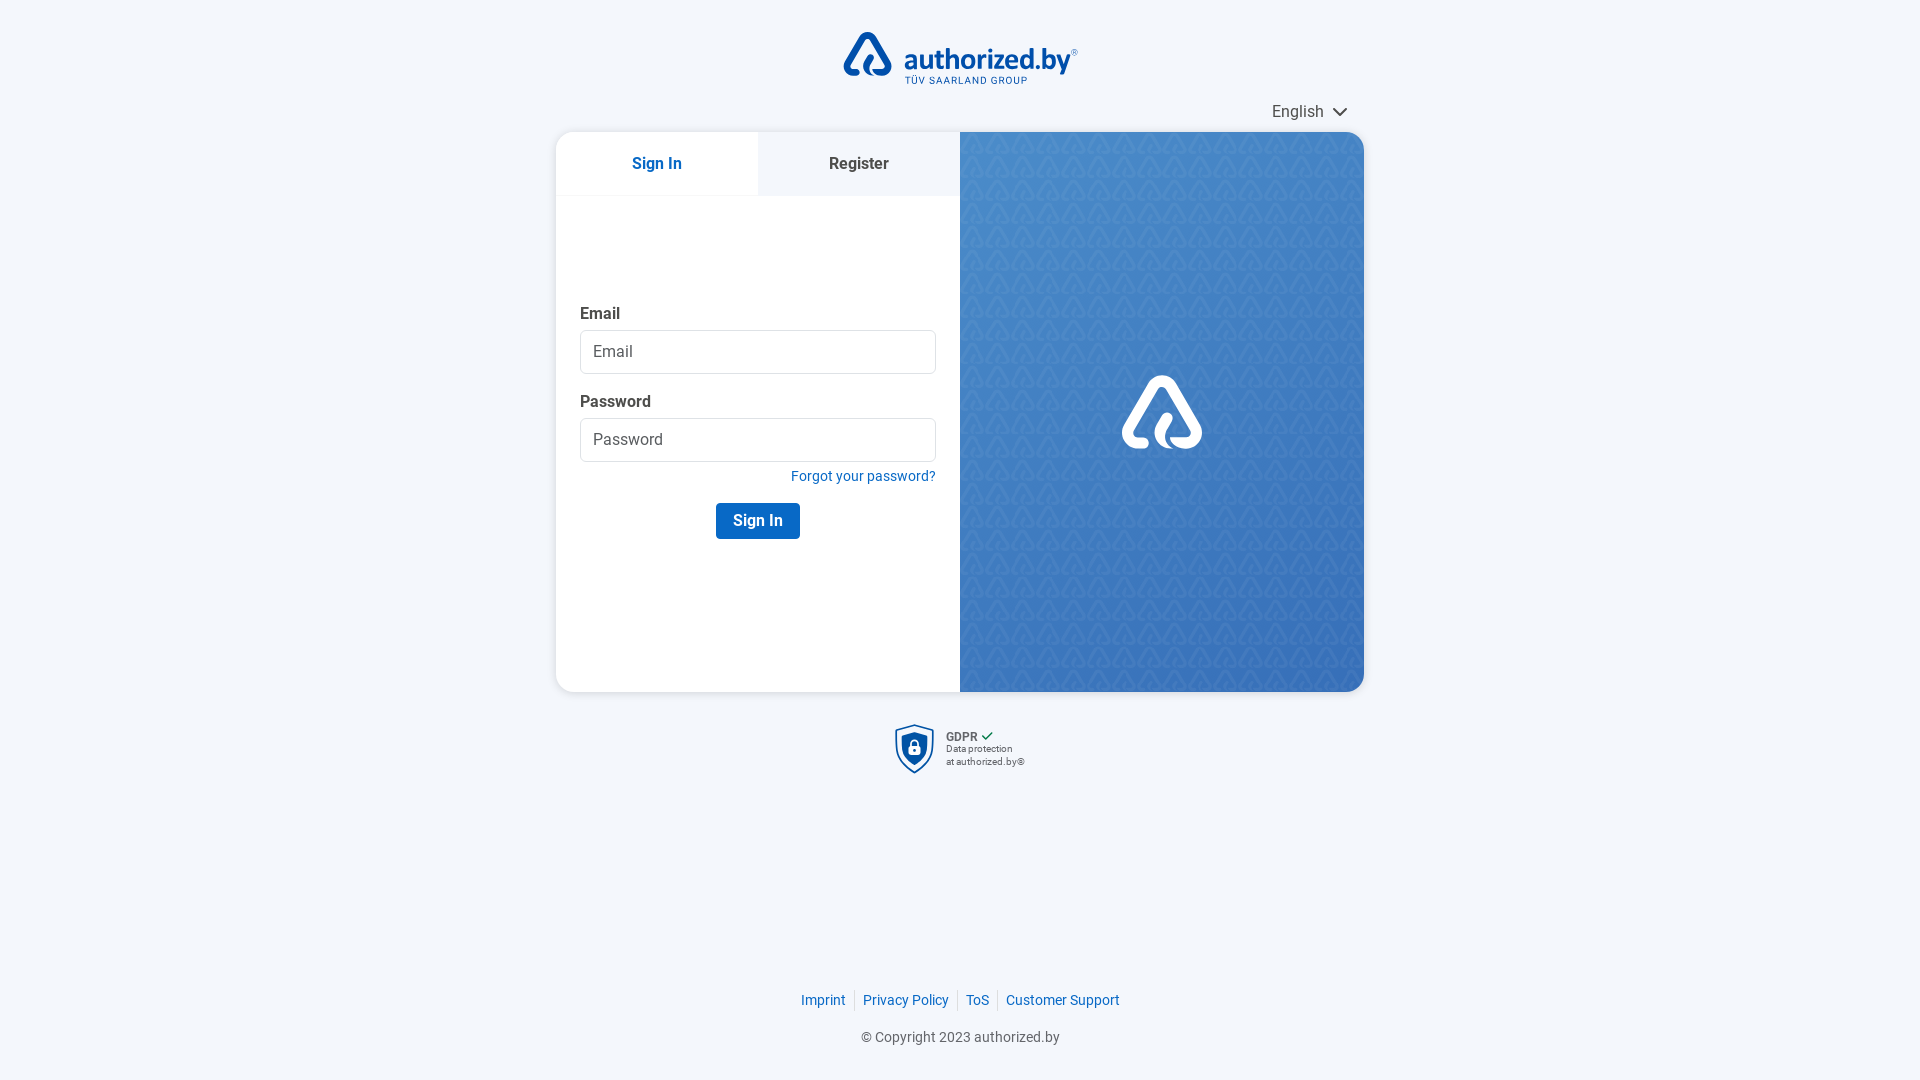 This screenshot has height=1080, width=1920. Describe the element at coordinates (1061, 999) in the screenshot. I see `'Customer Support'` at that location.